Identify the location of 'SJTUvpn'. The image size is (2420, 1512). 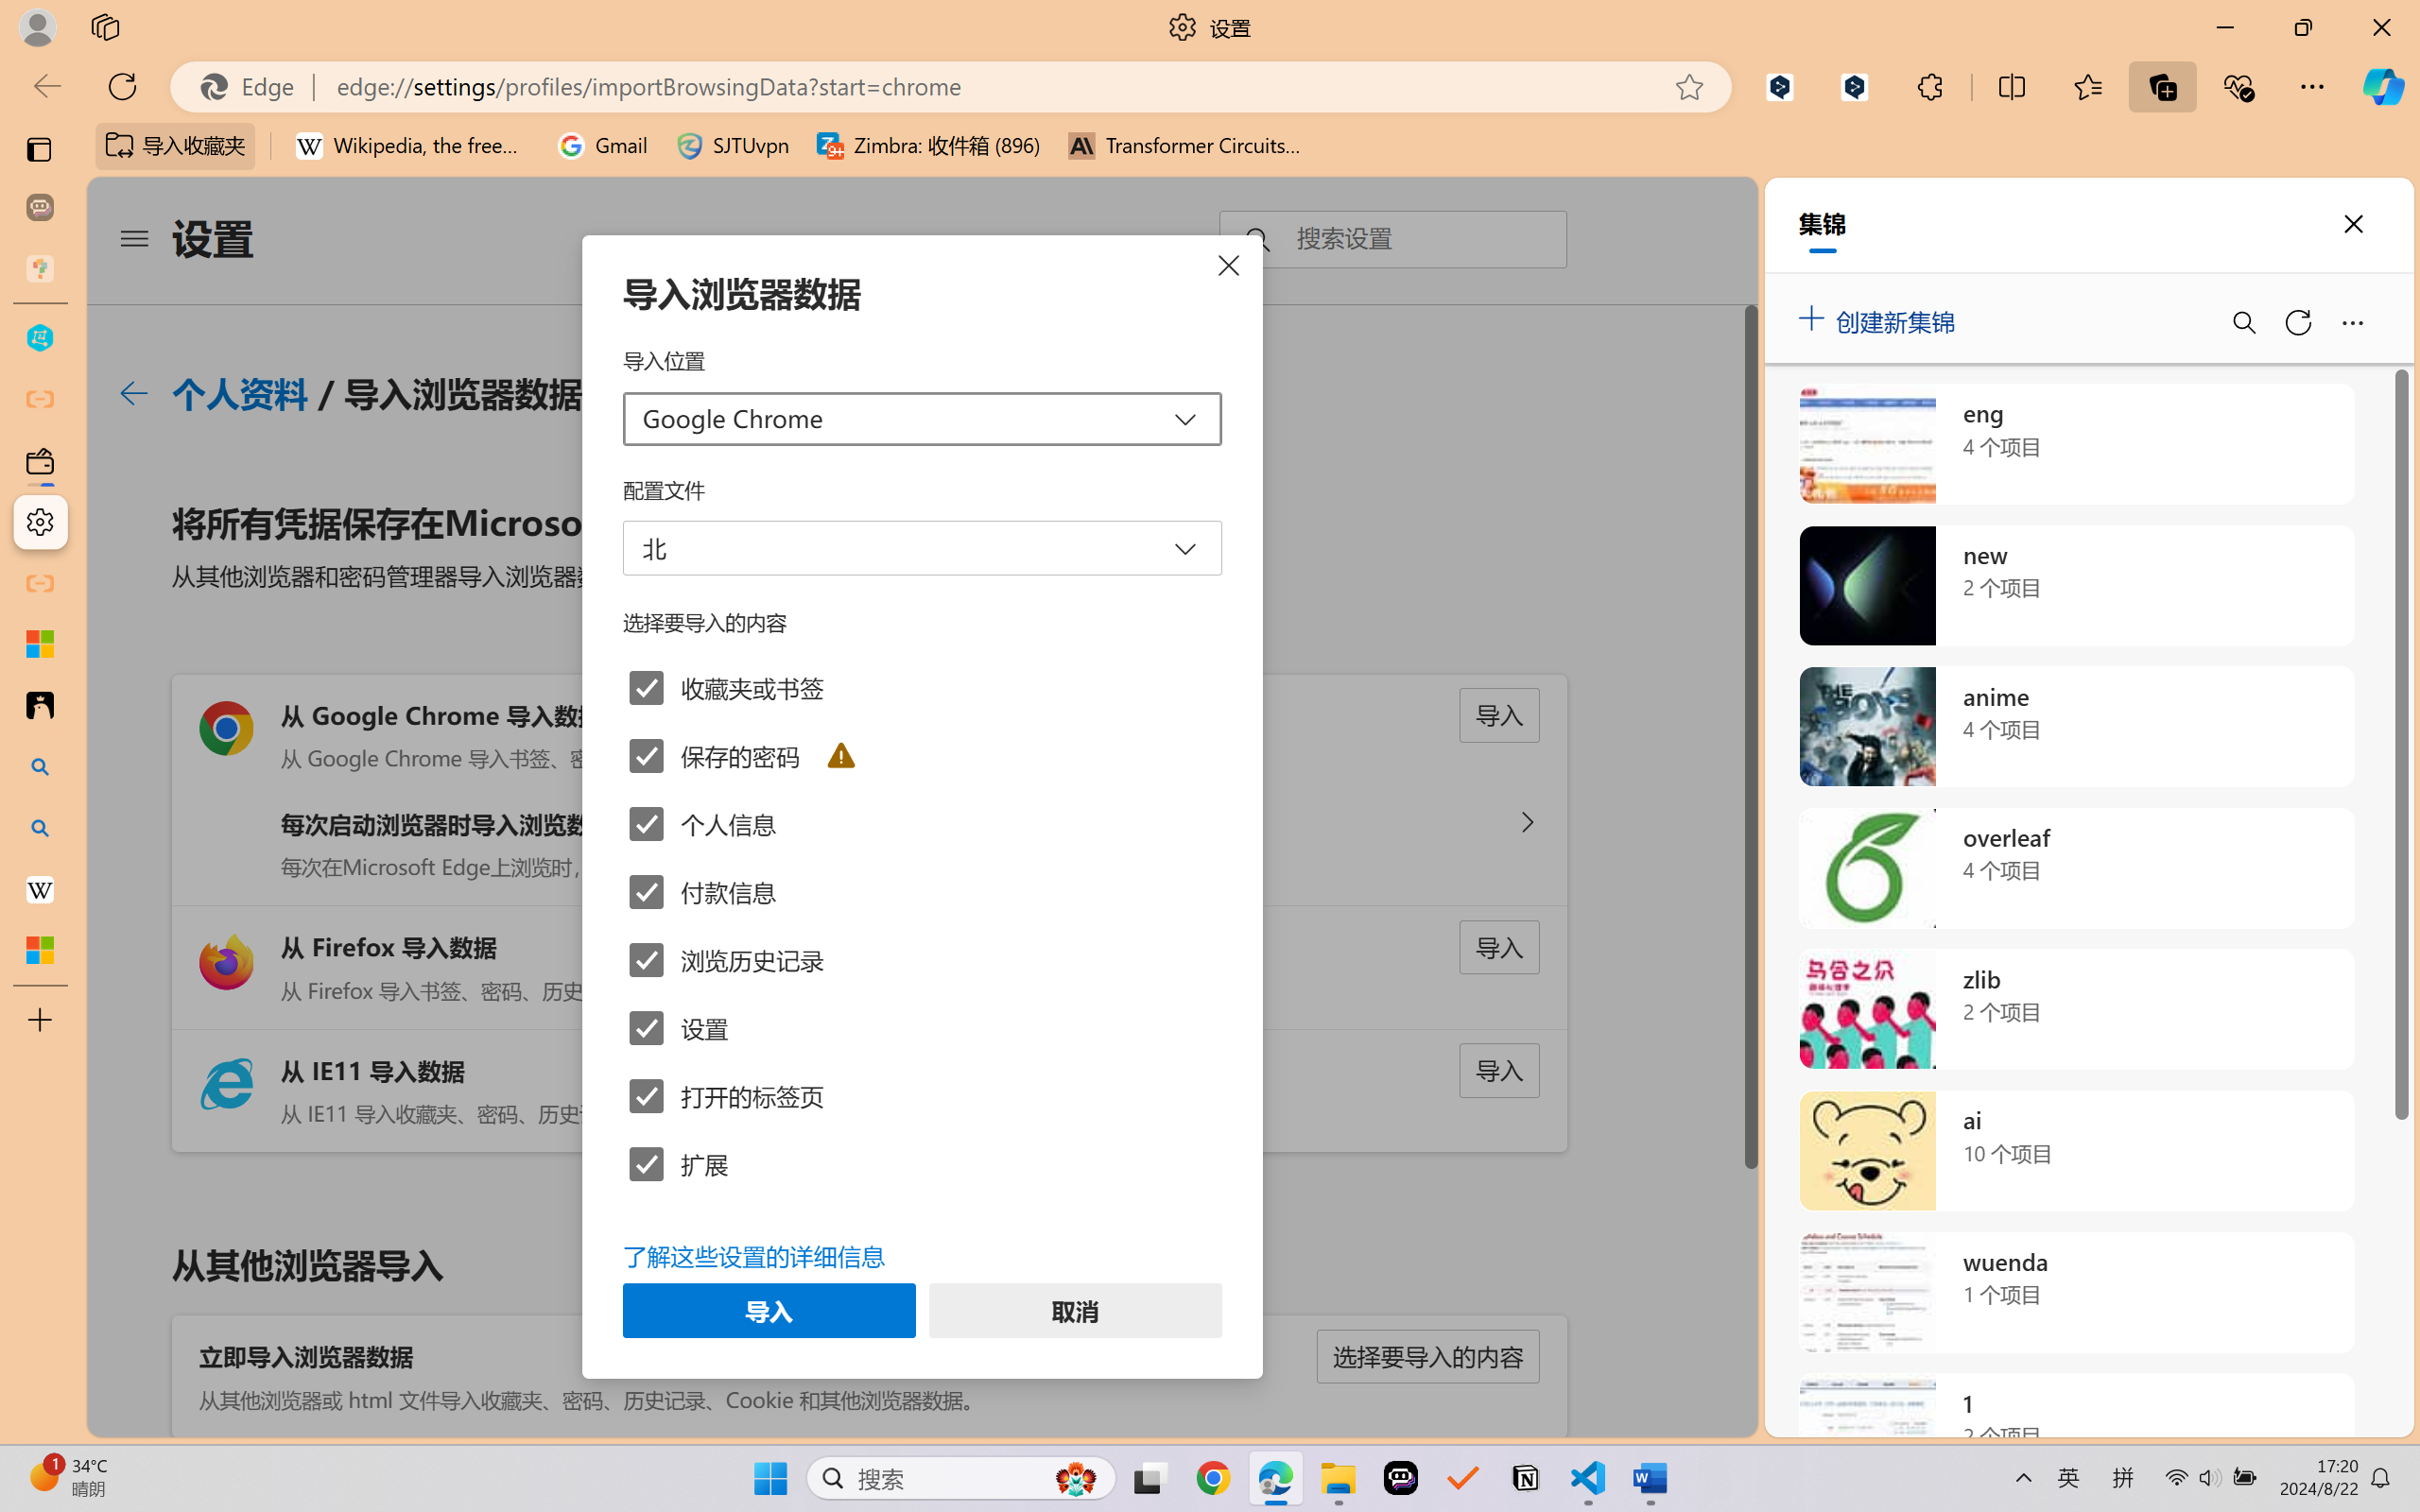
(732, 145).